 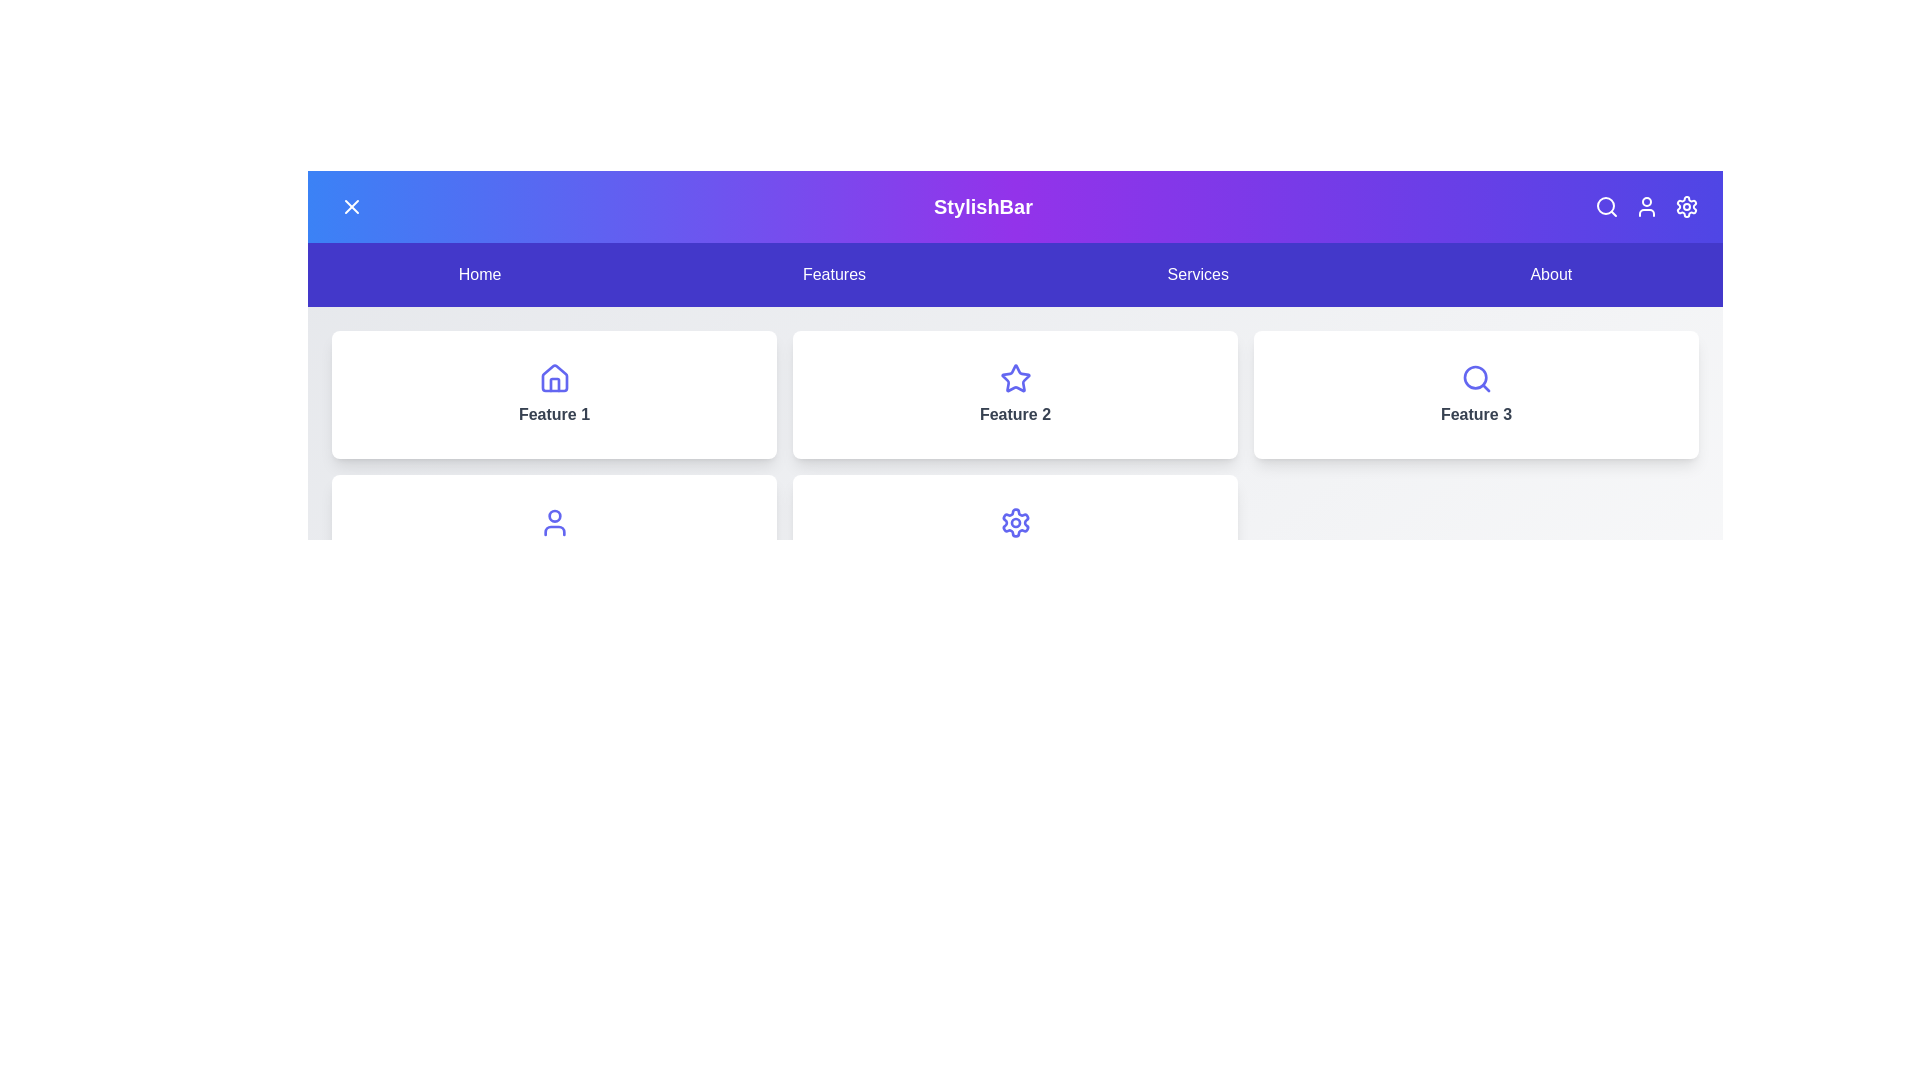 I want to click on the feature card labeled Feature 1, so click(x=554, y=394).